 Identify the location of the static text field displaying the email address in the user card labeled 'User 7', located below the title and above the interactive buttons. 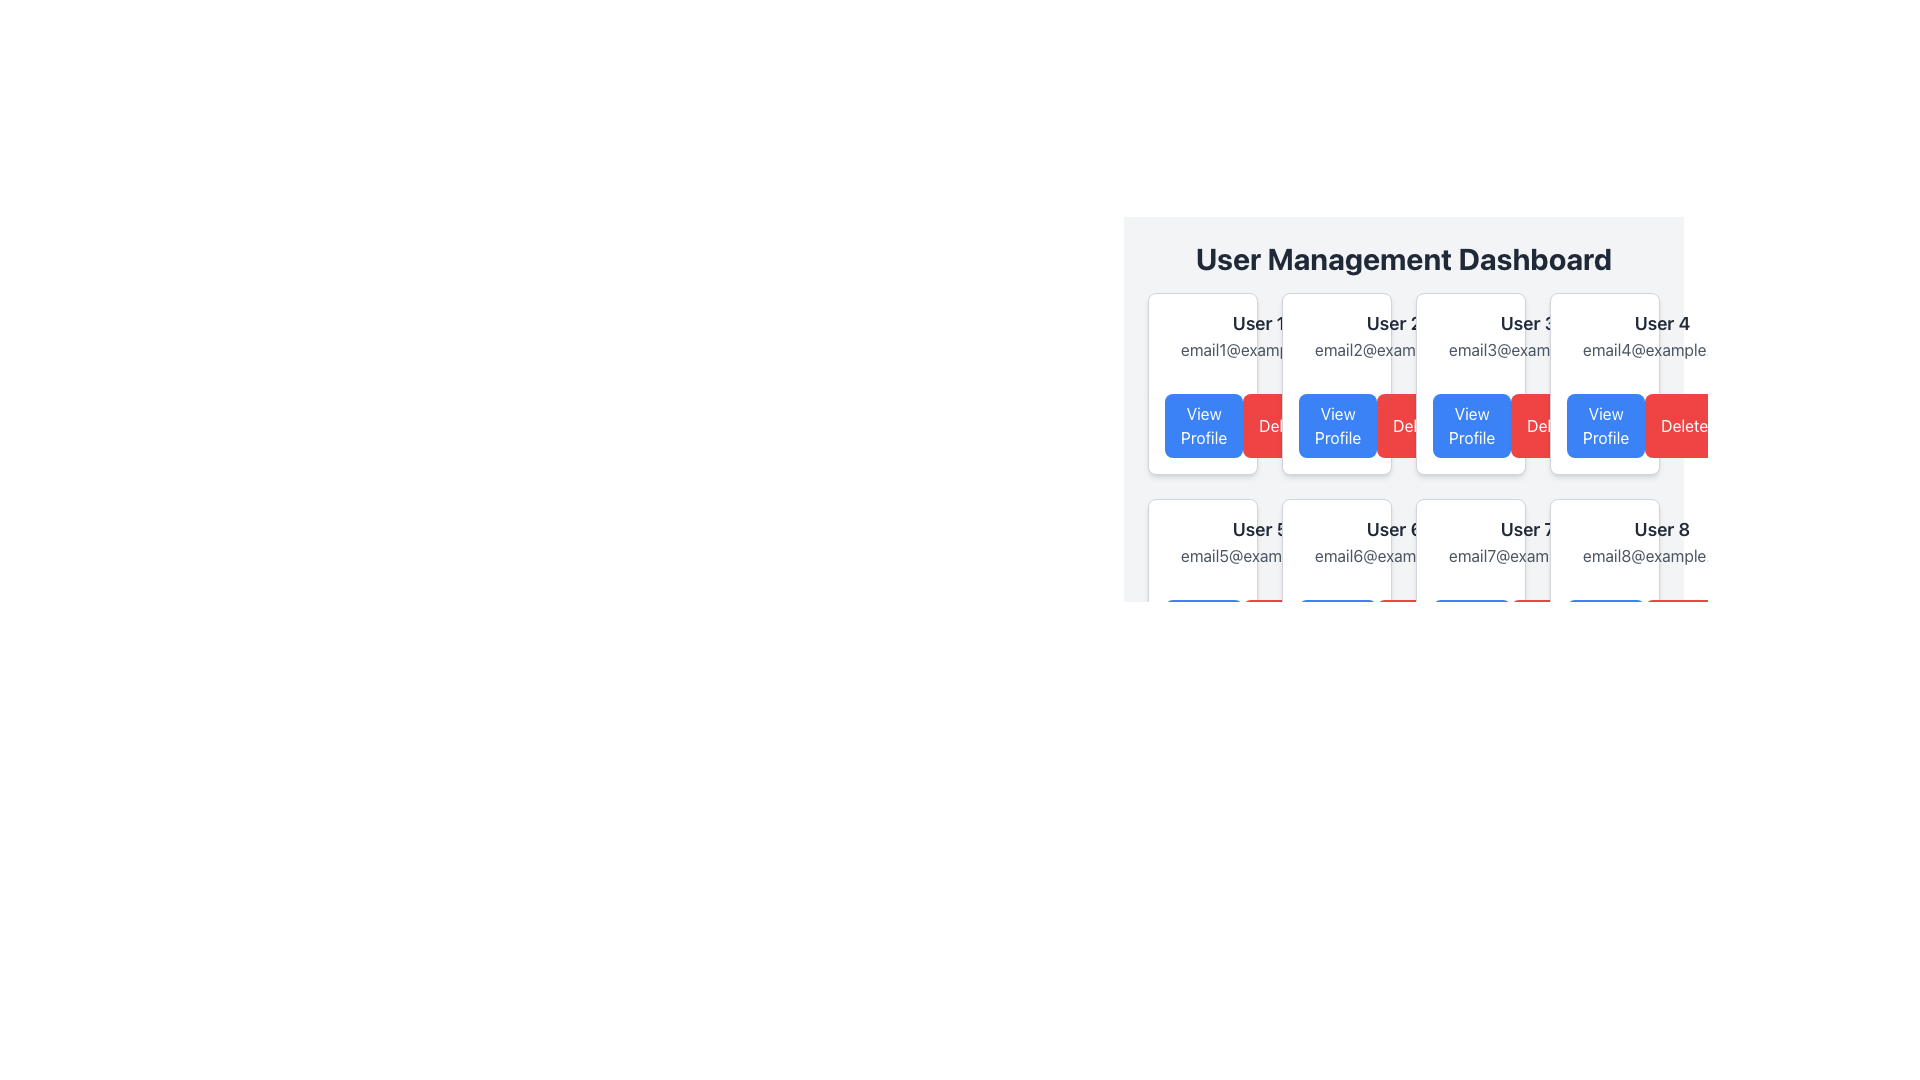
(1526, 555).